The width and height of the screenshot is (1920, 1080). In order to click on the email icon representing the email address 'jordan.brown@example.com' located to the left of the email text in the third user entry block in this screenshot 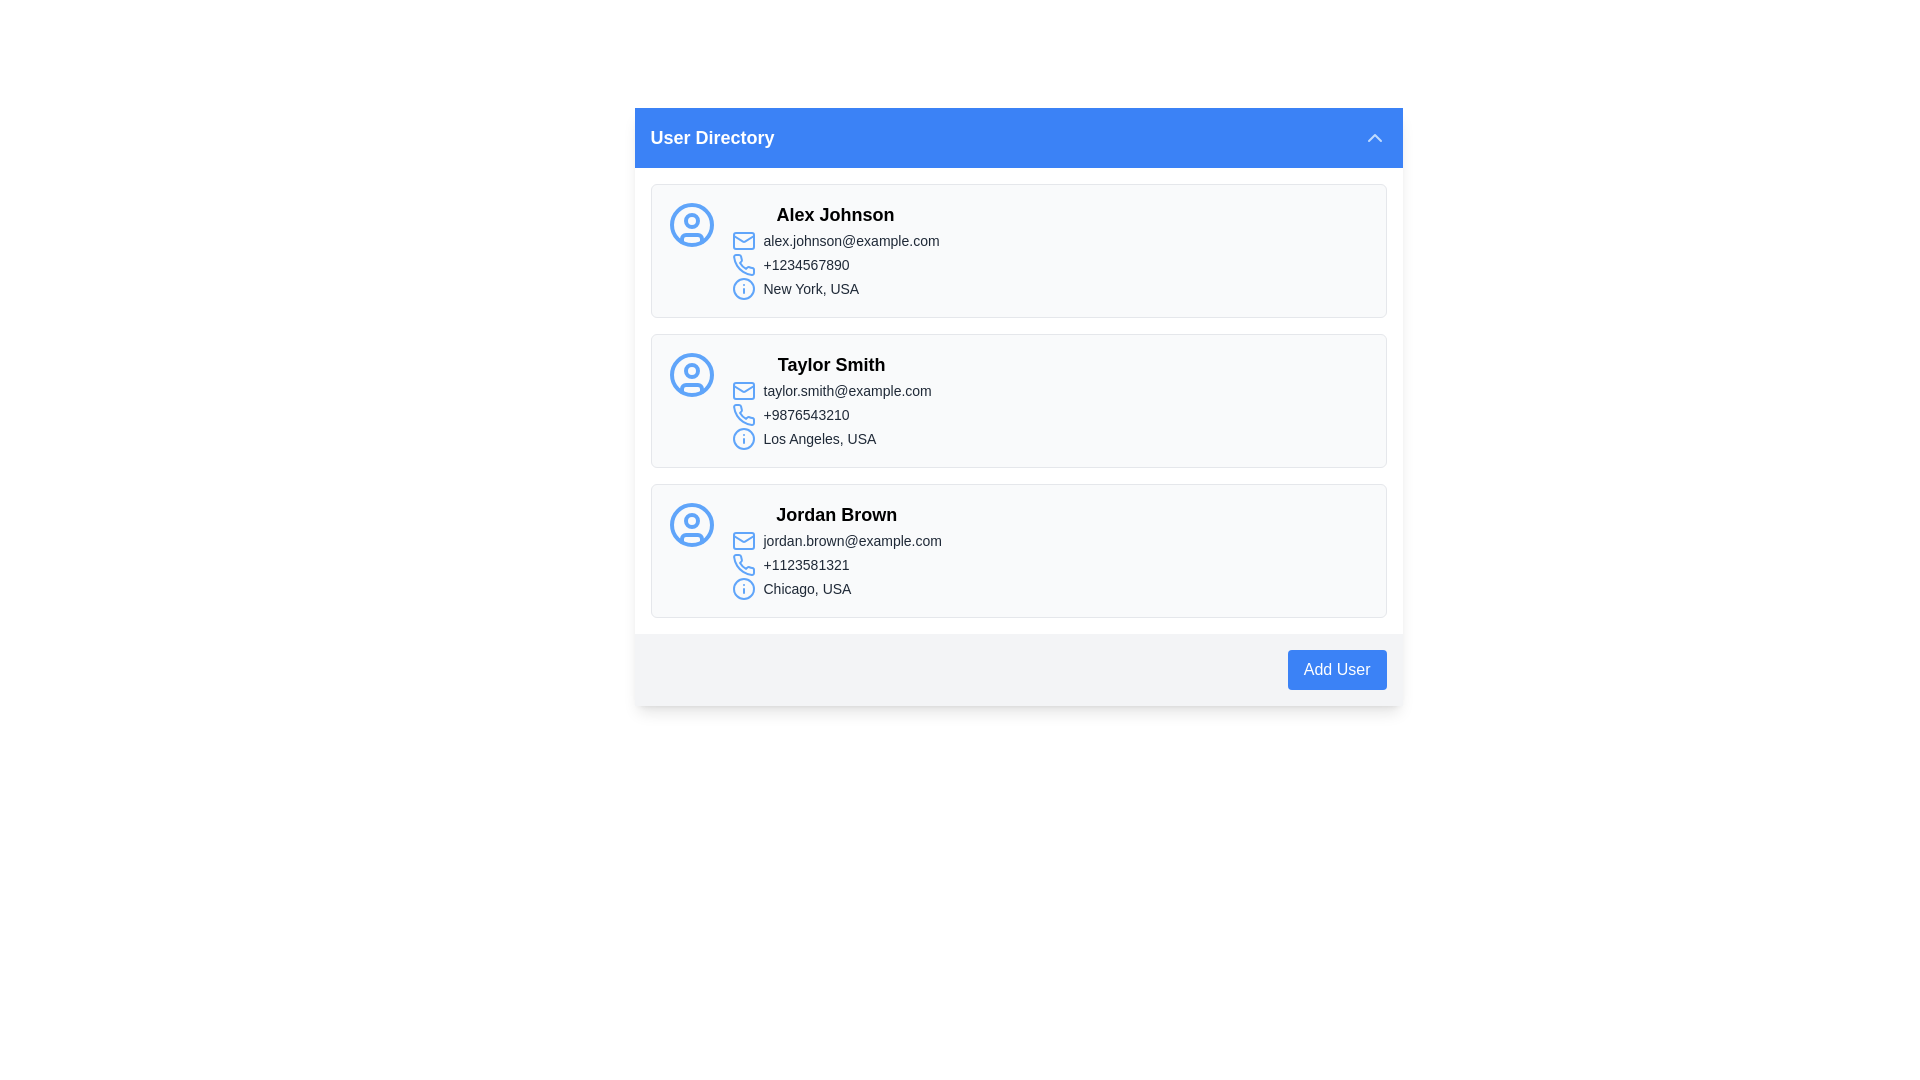, I will do `click(742, 540)`.